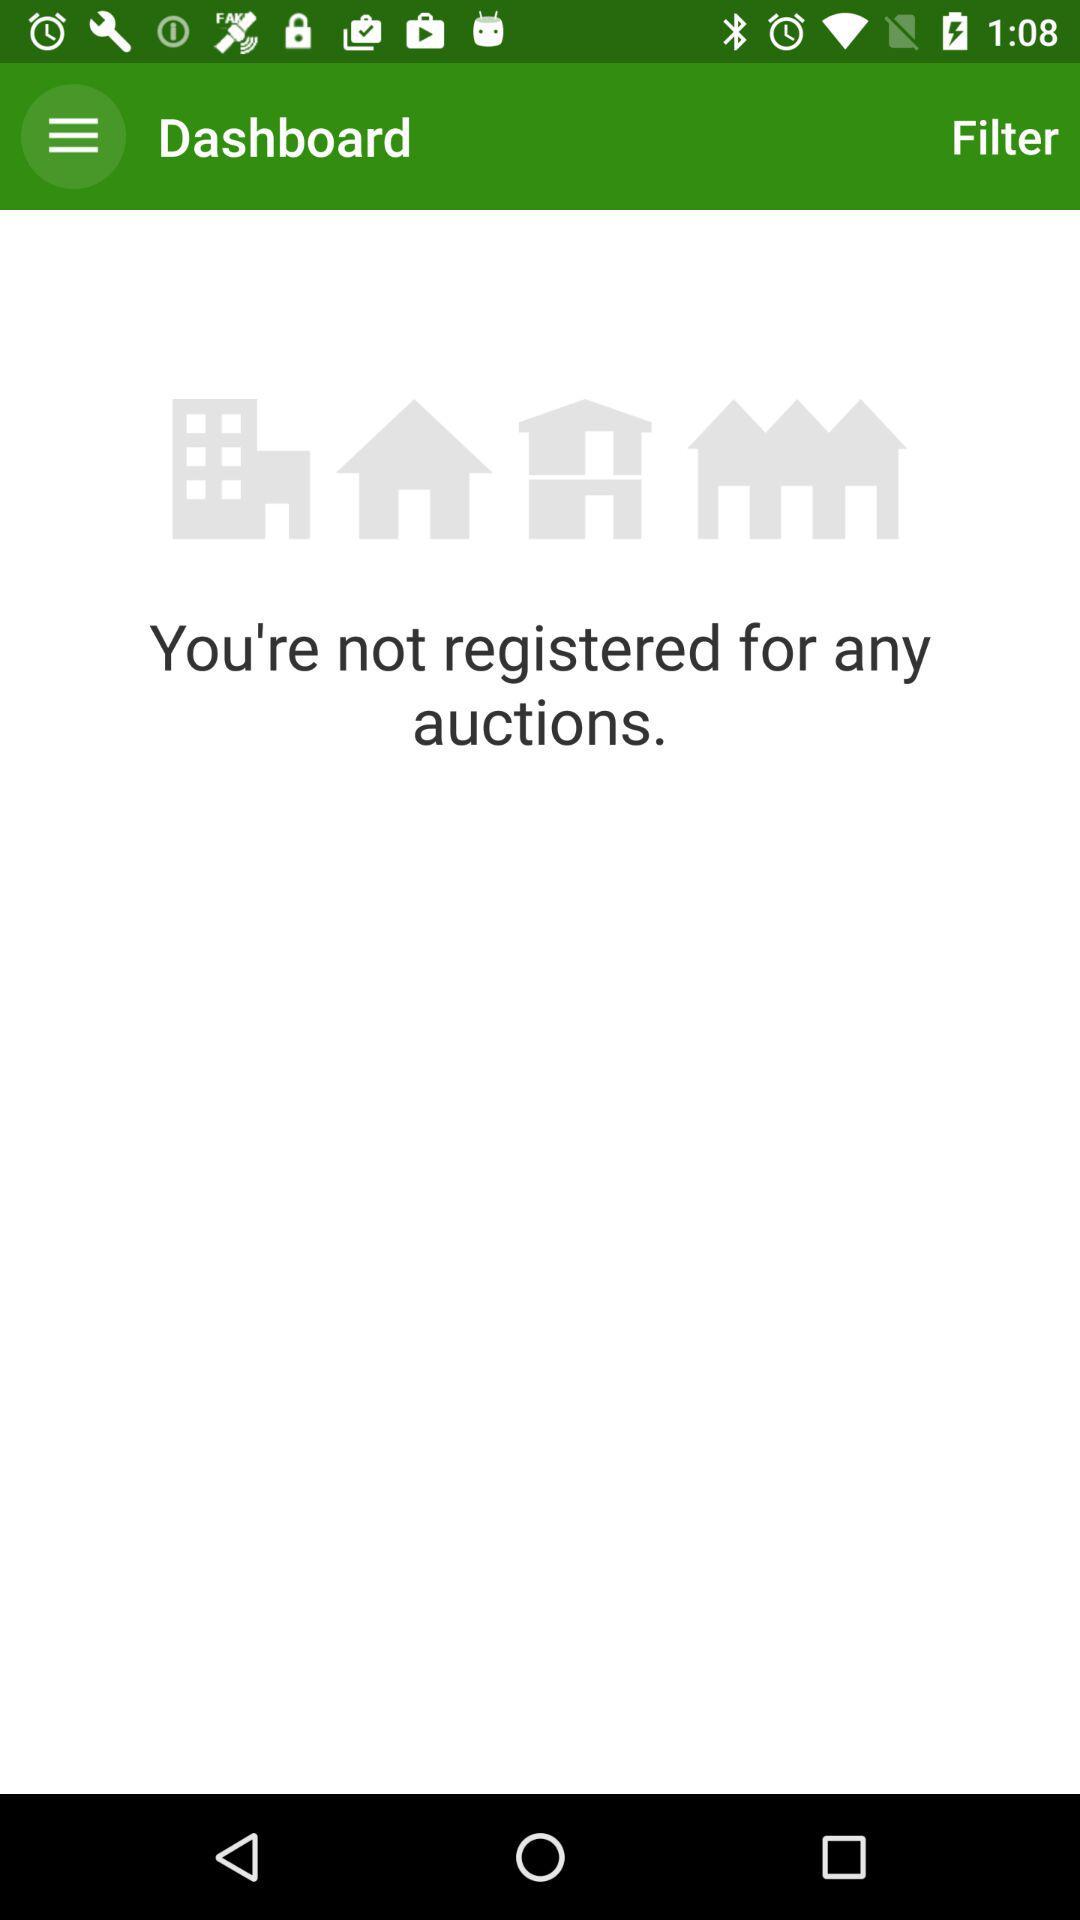 The width and height of the screenshot is (1080, 1920). I want to click on the icon at the top right corner, so click(999, 135).